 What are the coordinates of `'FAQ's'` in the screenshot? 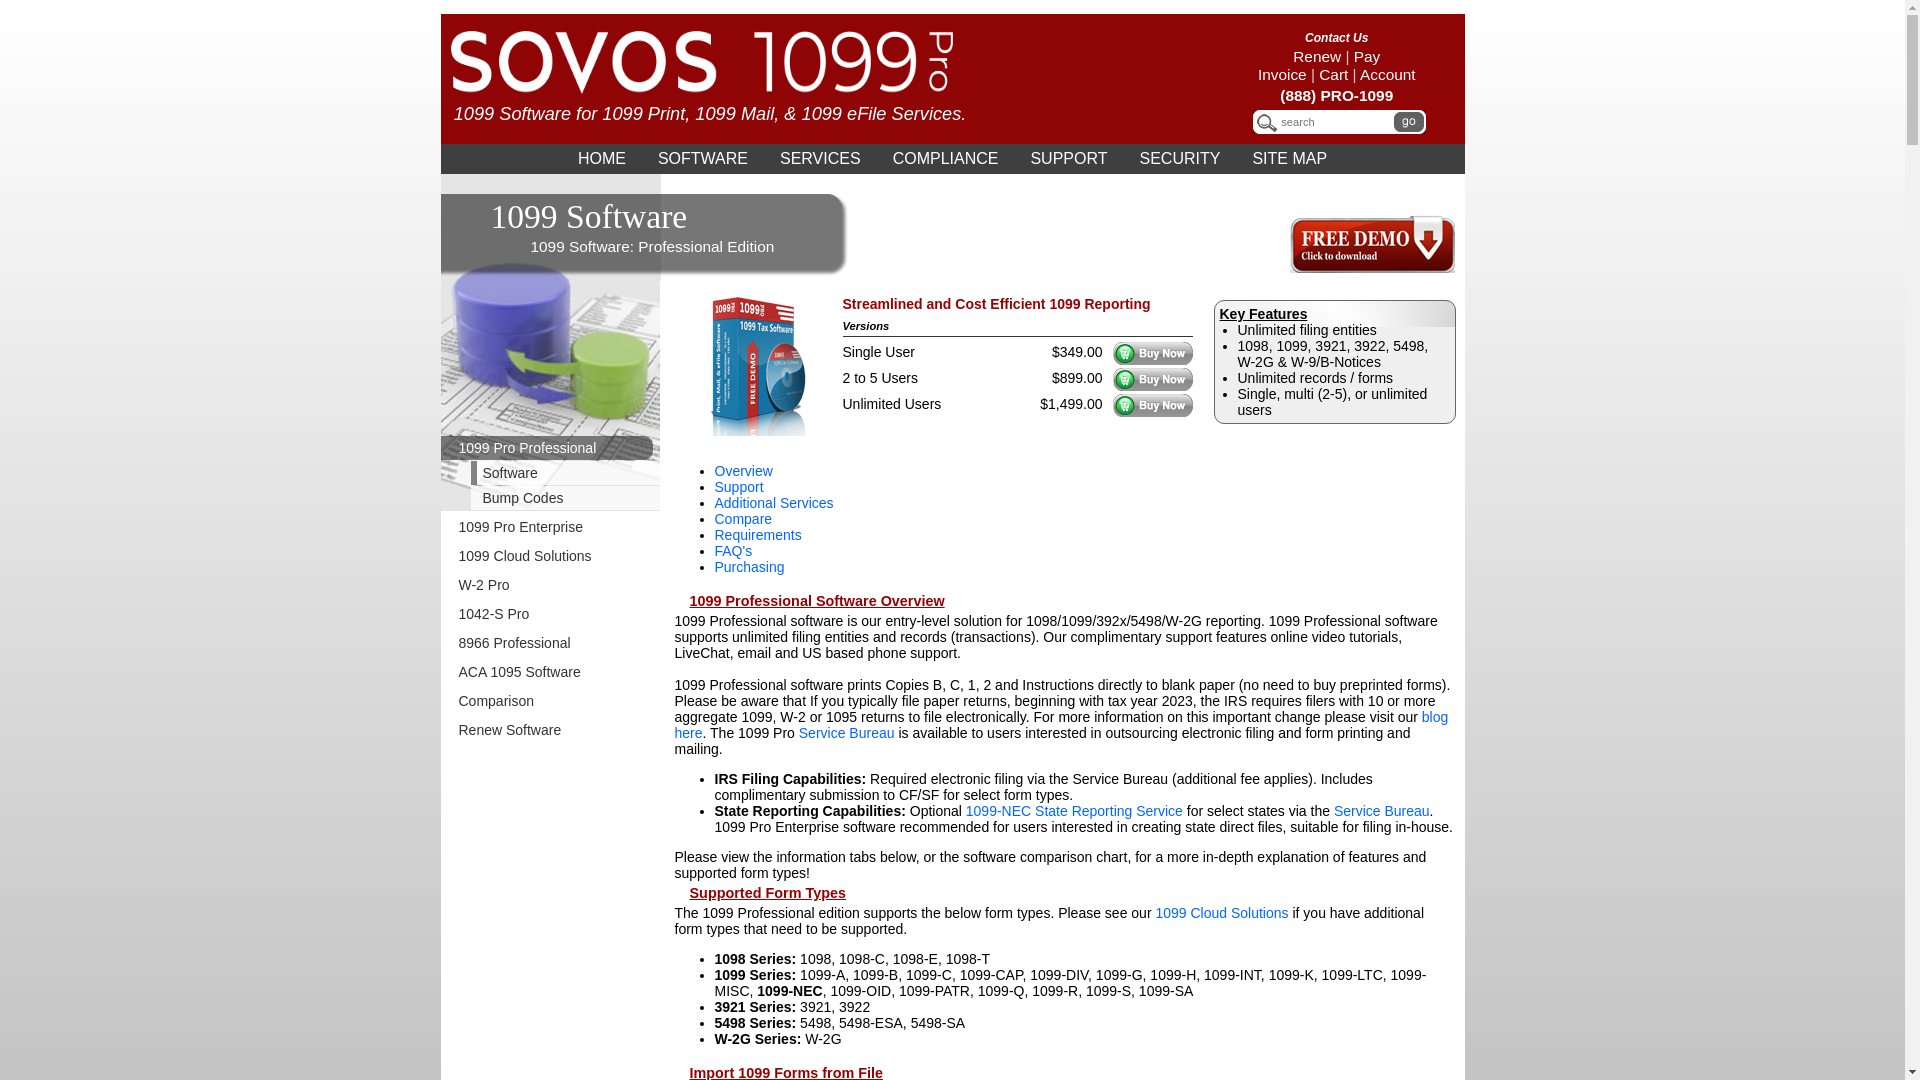 It's located at (732, 551).